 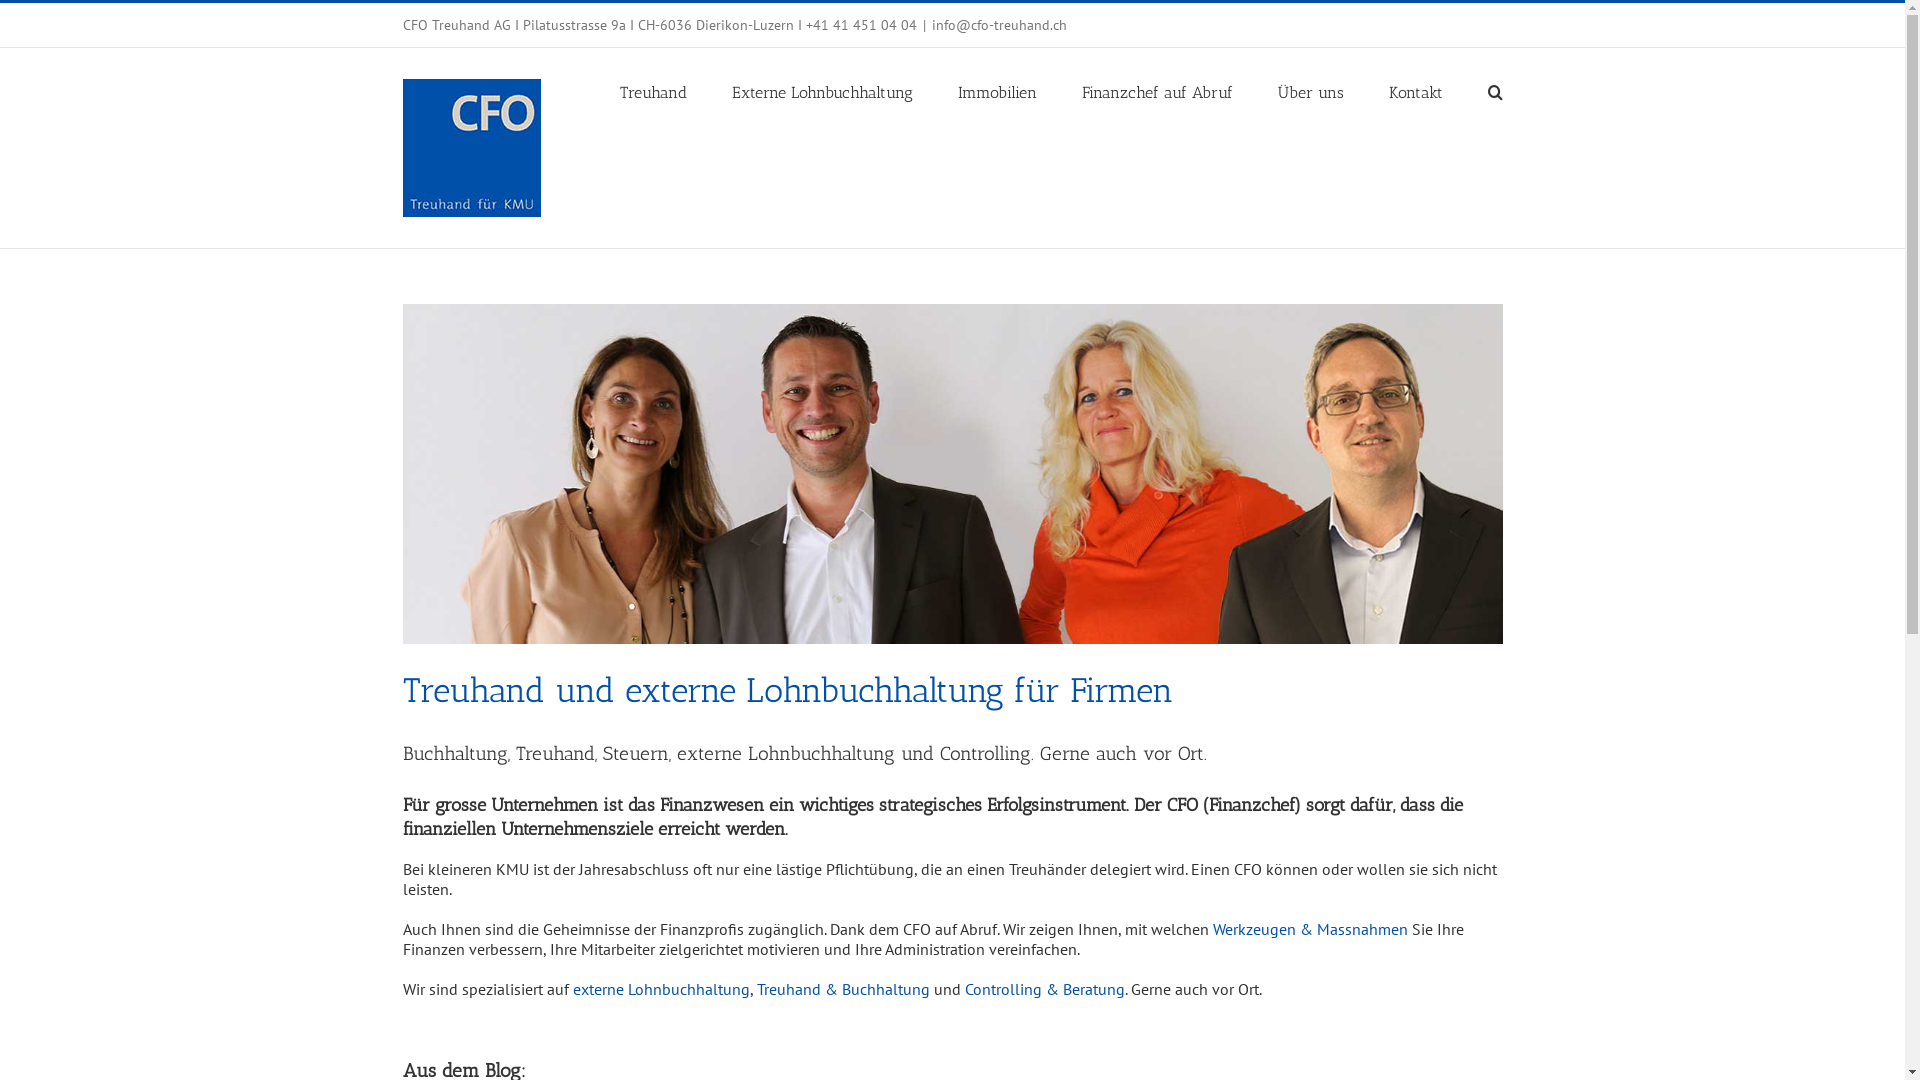 I want to click on 'Externe Lohnbuchhaltung', so click(x=730, y=91).